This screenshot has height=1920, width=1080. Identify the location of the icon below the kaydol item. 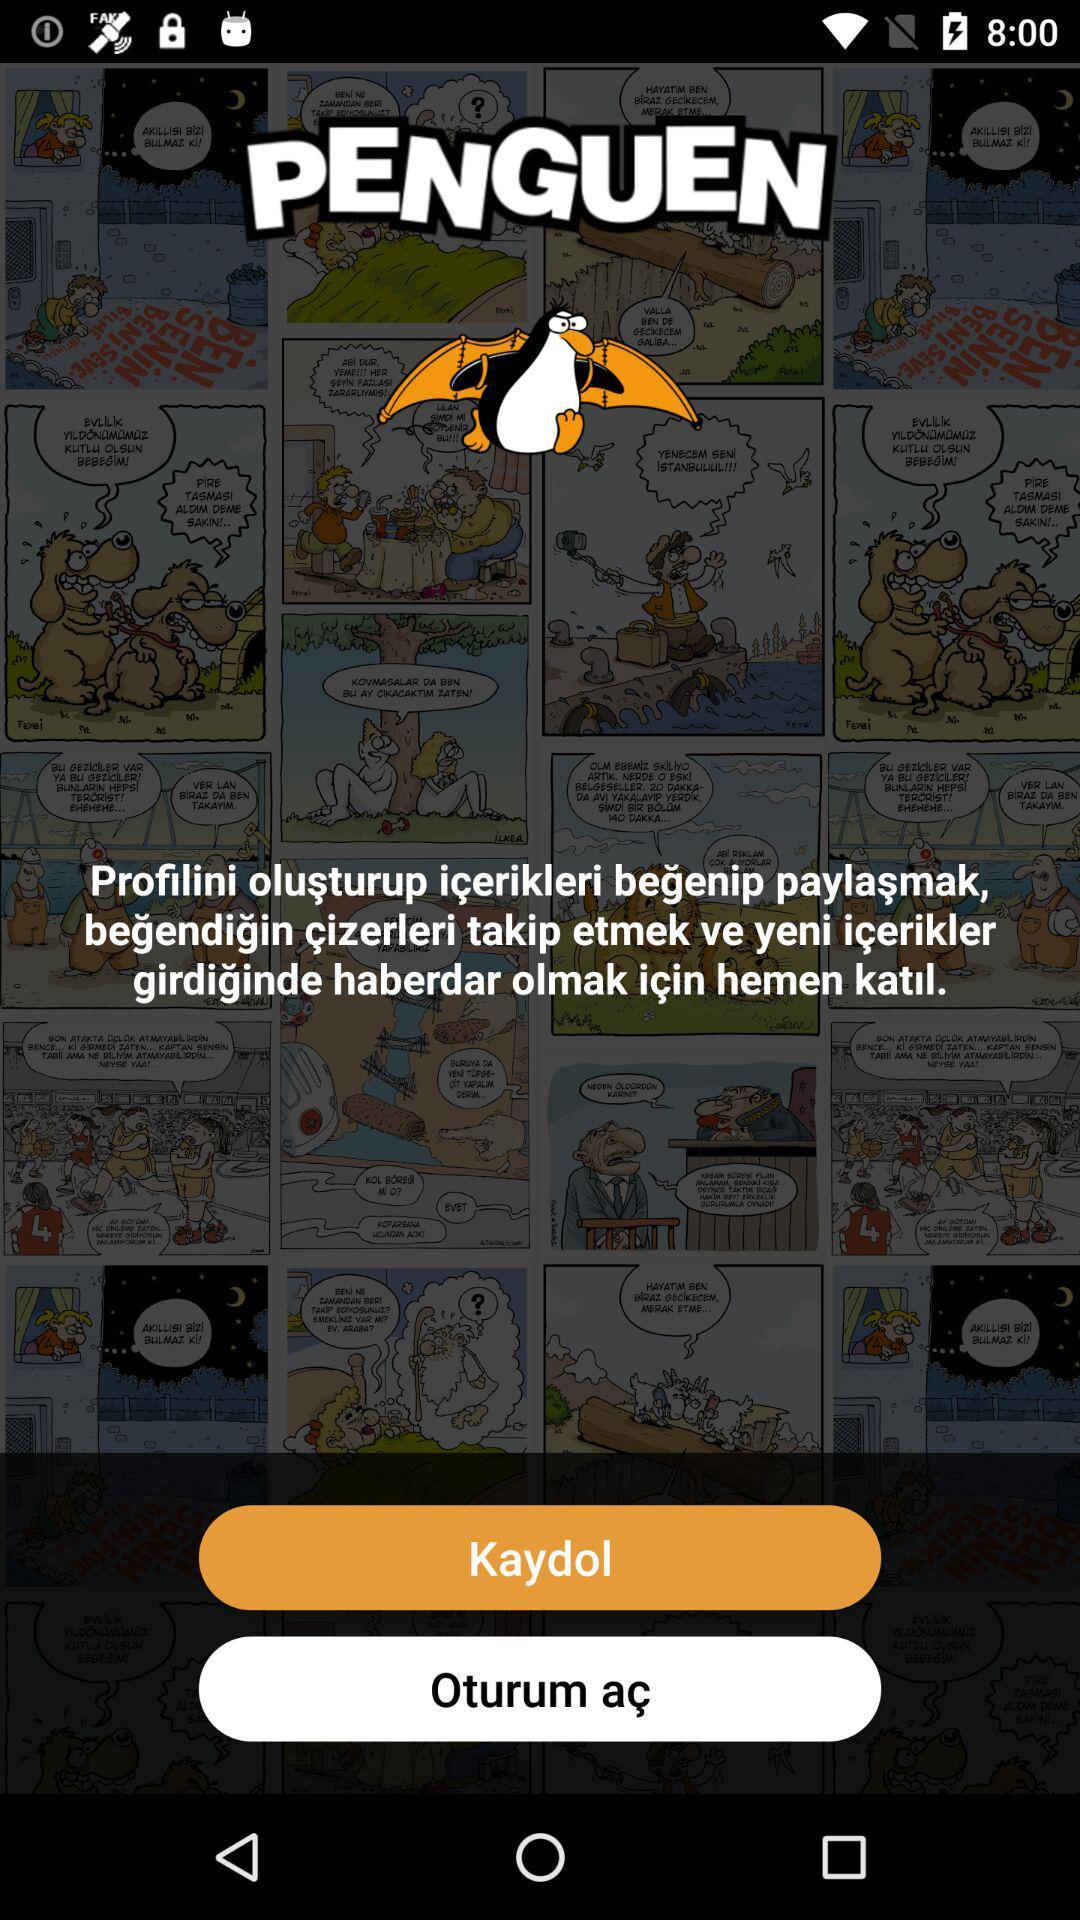
(540, 1688).